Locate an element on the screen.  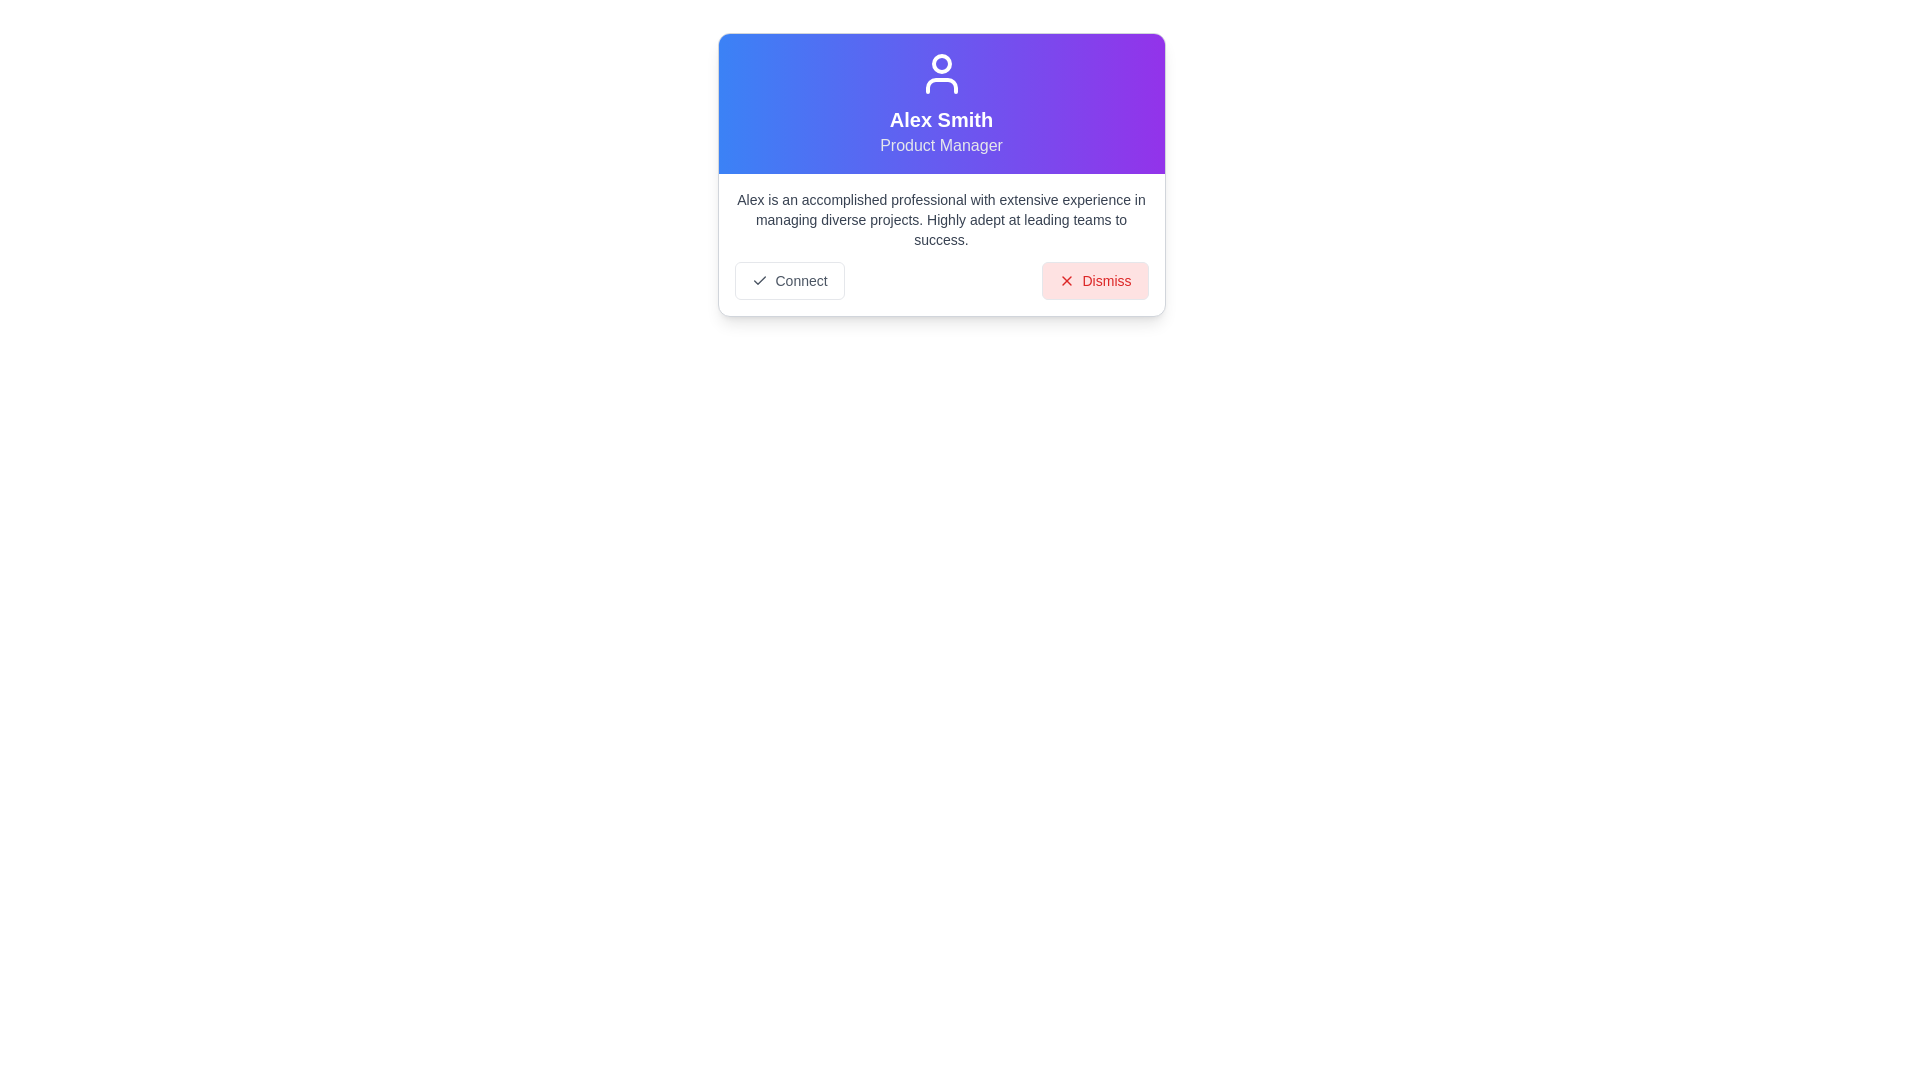
the circular SVG element that is part of the decorative icon above the text 'Alex Smith' is located at coordinates (940, 63).